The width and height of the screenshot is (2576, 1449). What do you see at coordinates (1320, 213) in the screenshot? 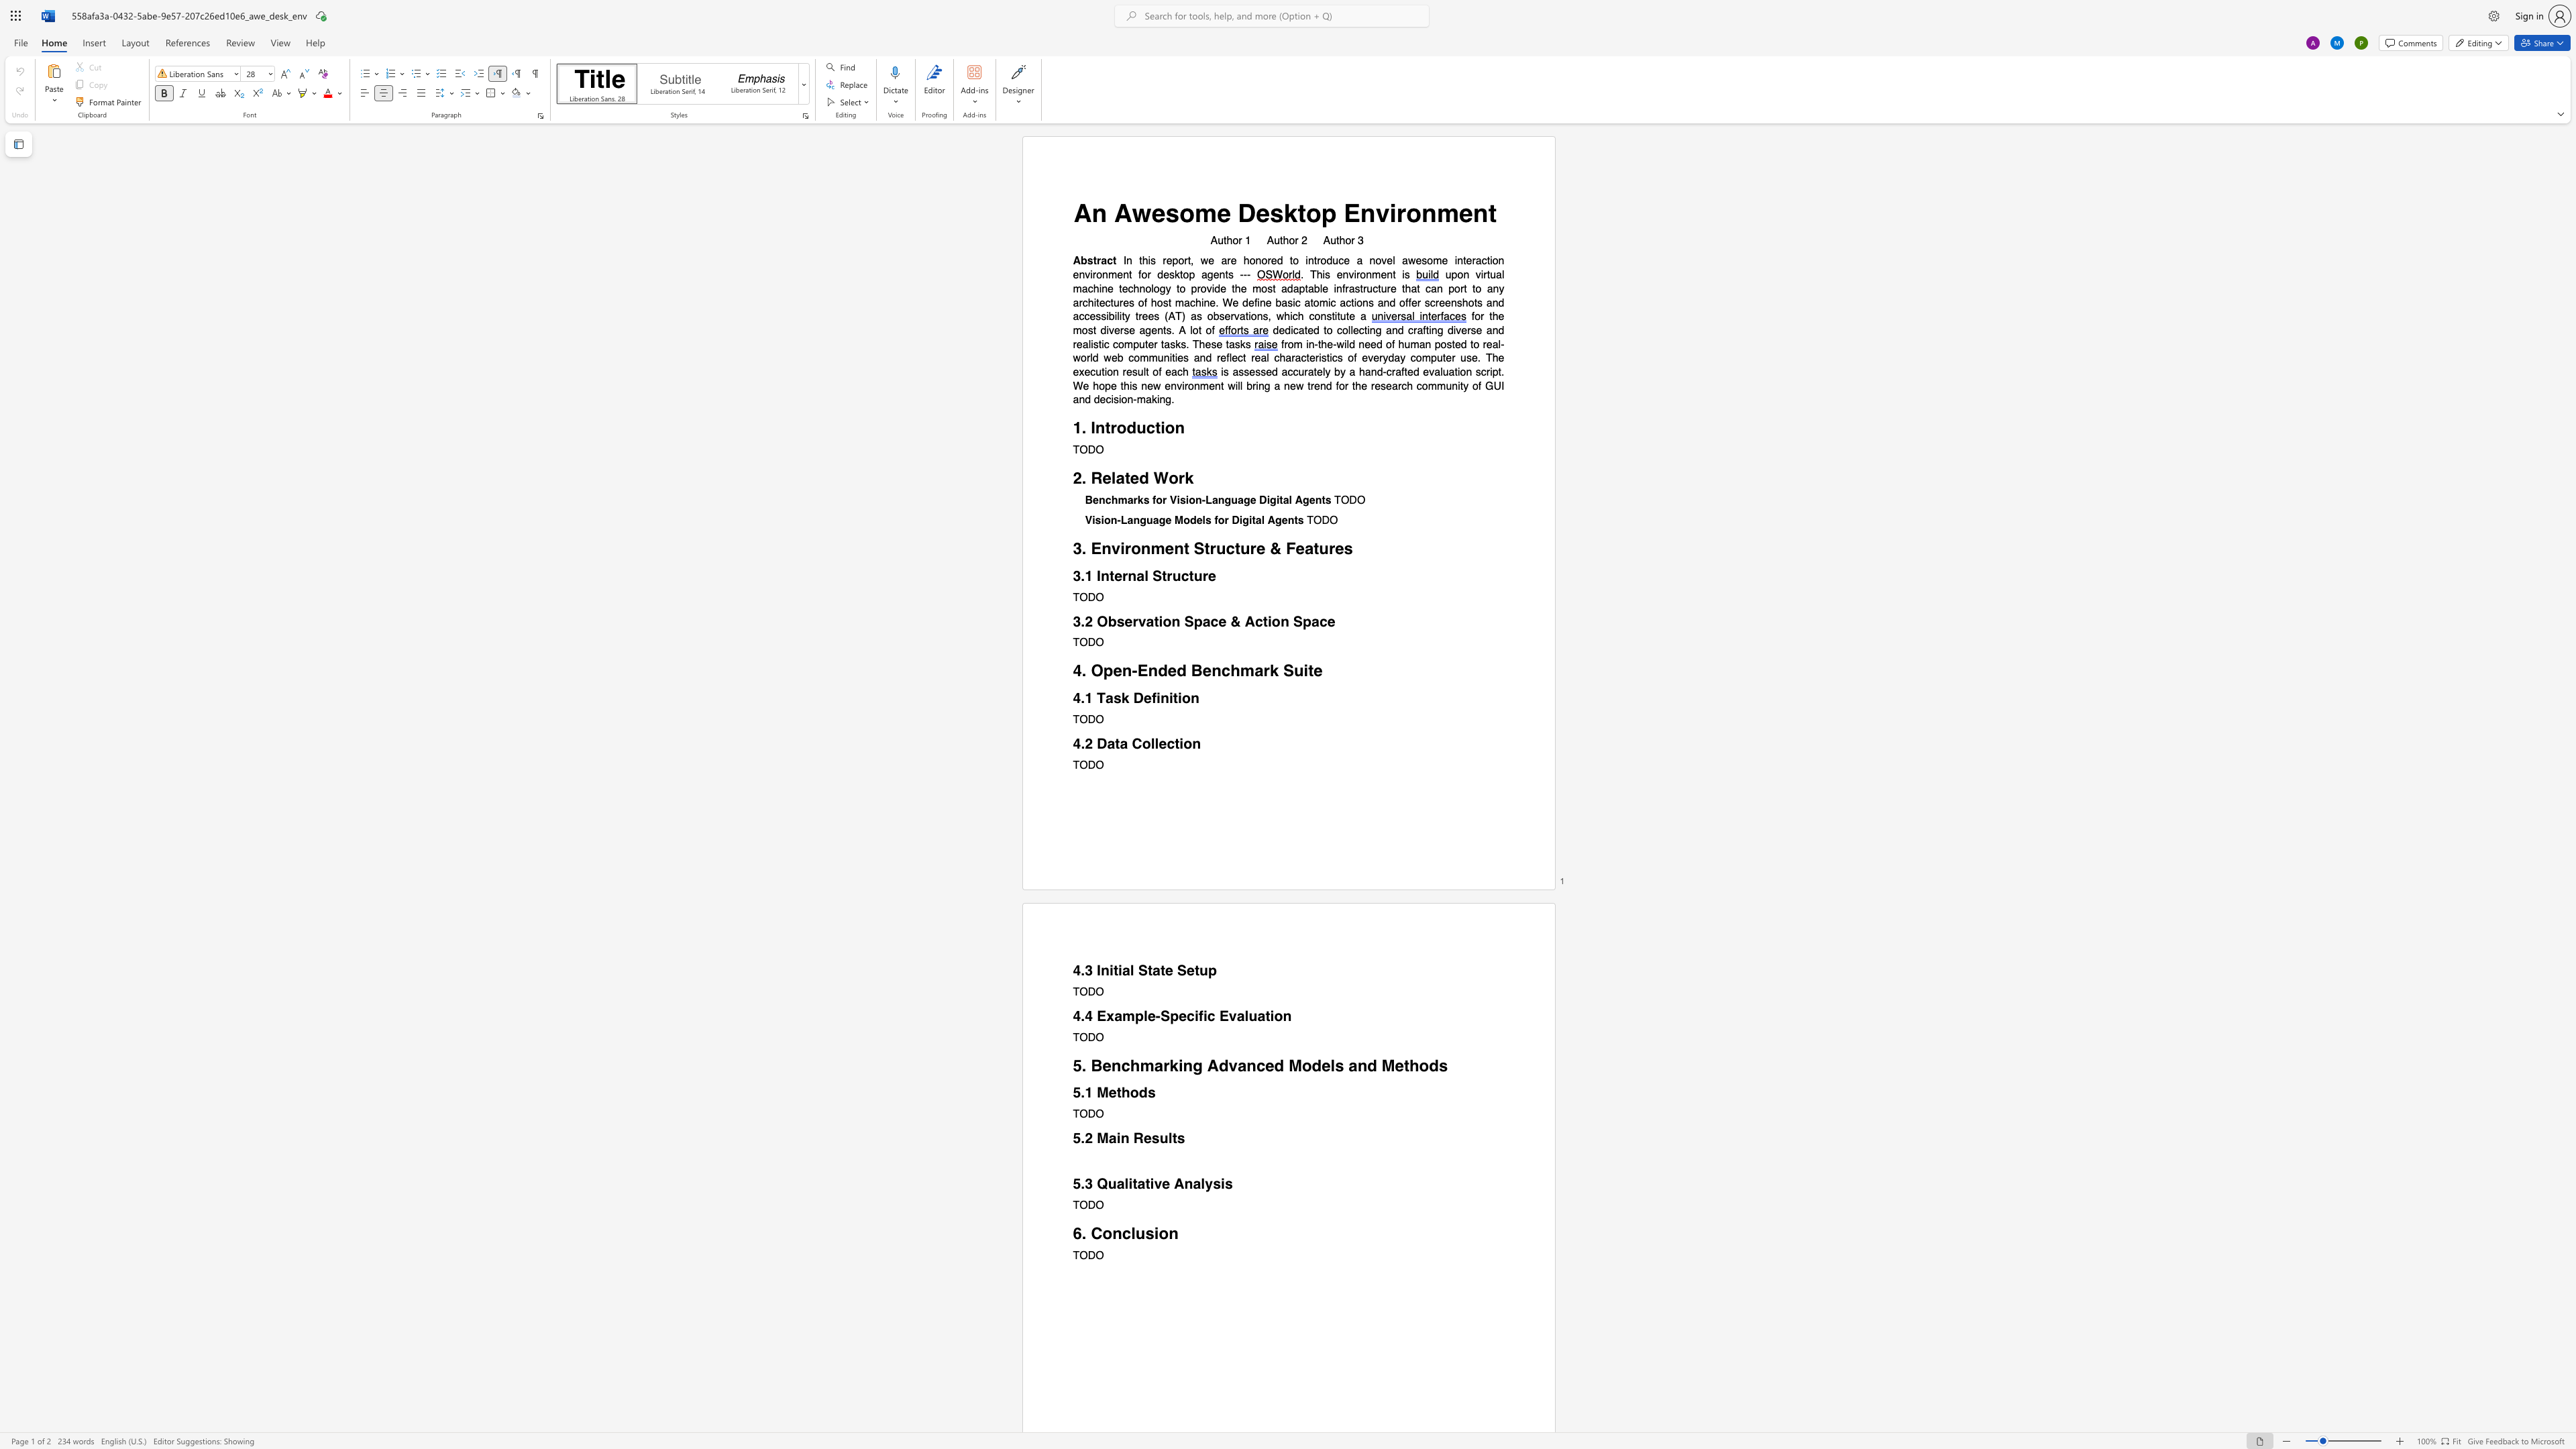
I see `the space between the continuous character "o" and "p" in the text` at bounding box center [1320, 213].